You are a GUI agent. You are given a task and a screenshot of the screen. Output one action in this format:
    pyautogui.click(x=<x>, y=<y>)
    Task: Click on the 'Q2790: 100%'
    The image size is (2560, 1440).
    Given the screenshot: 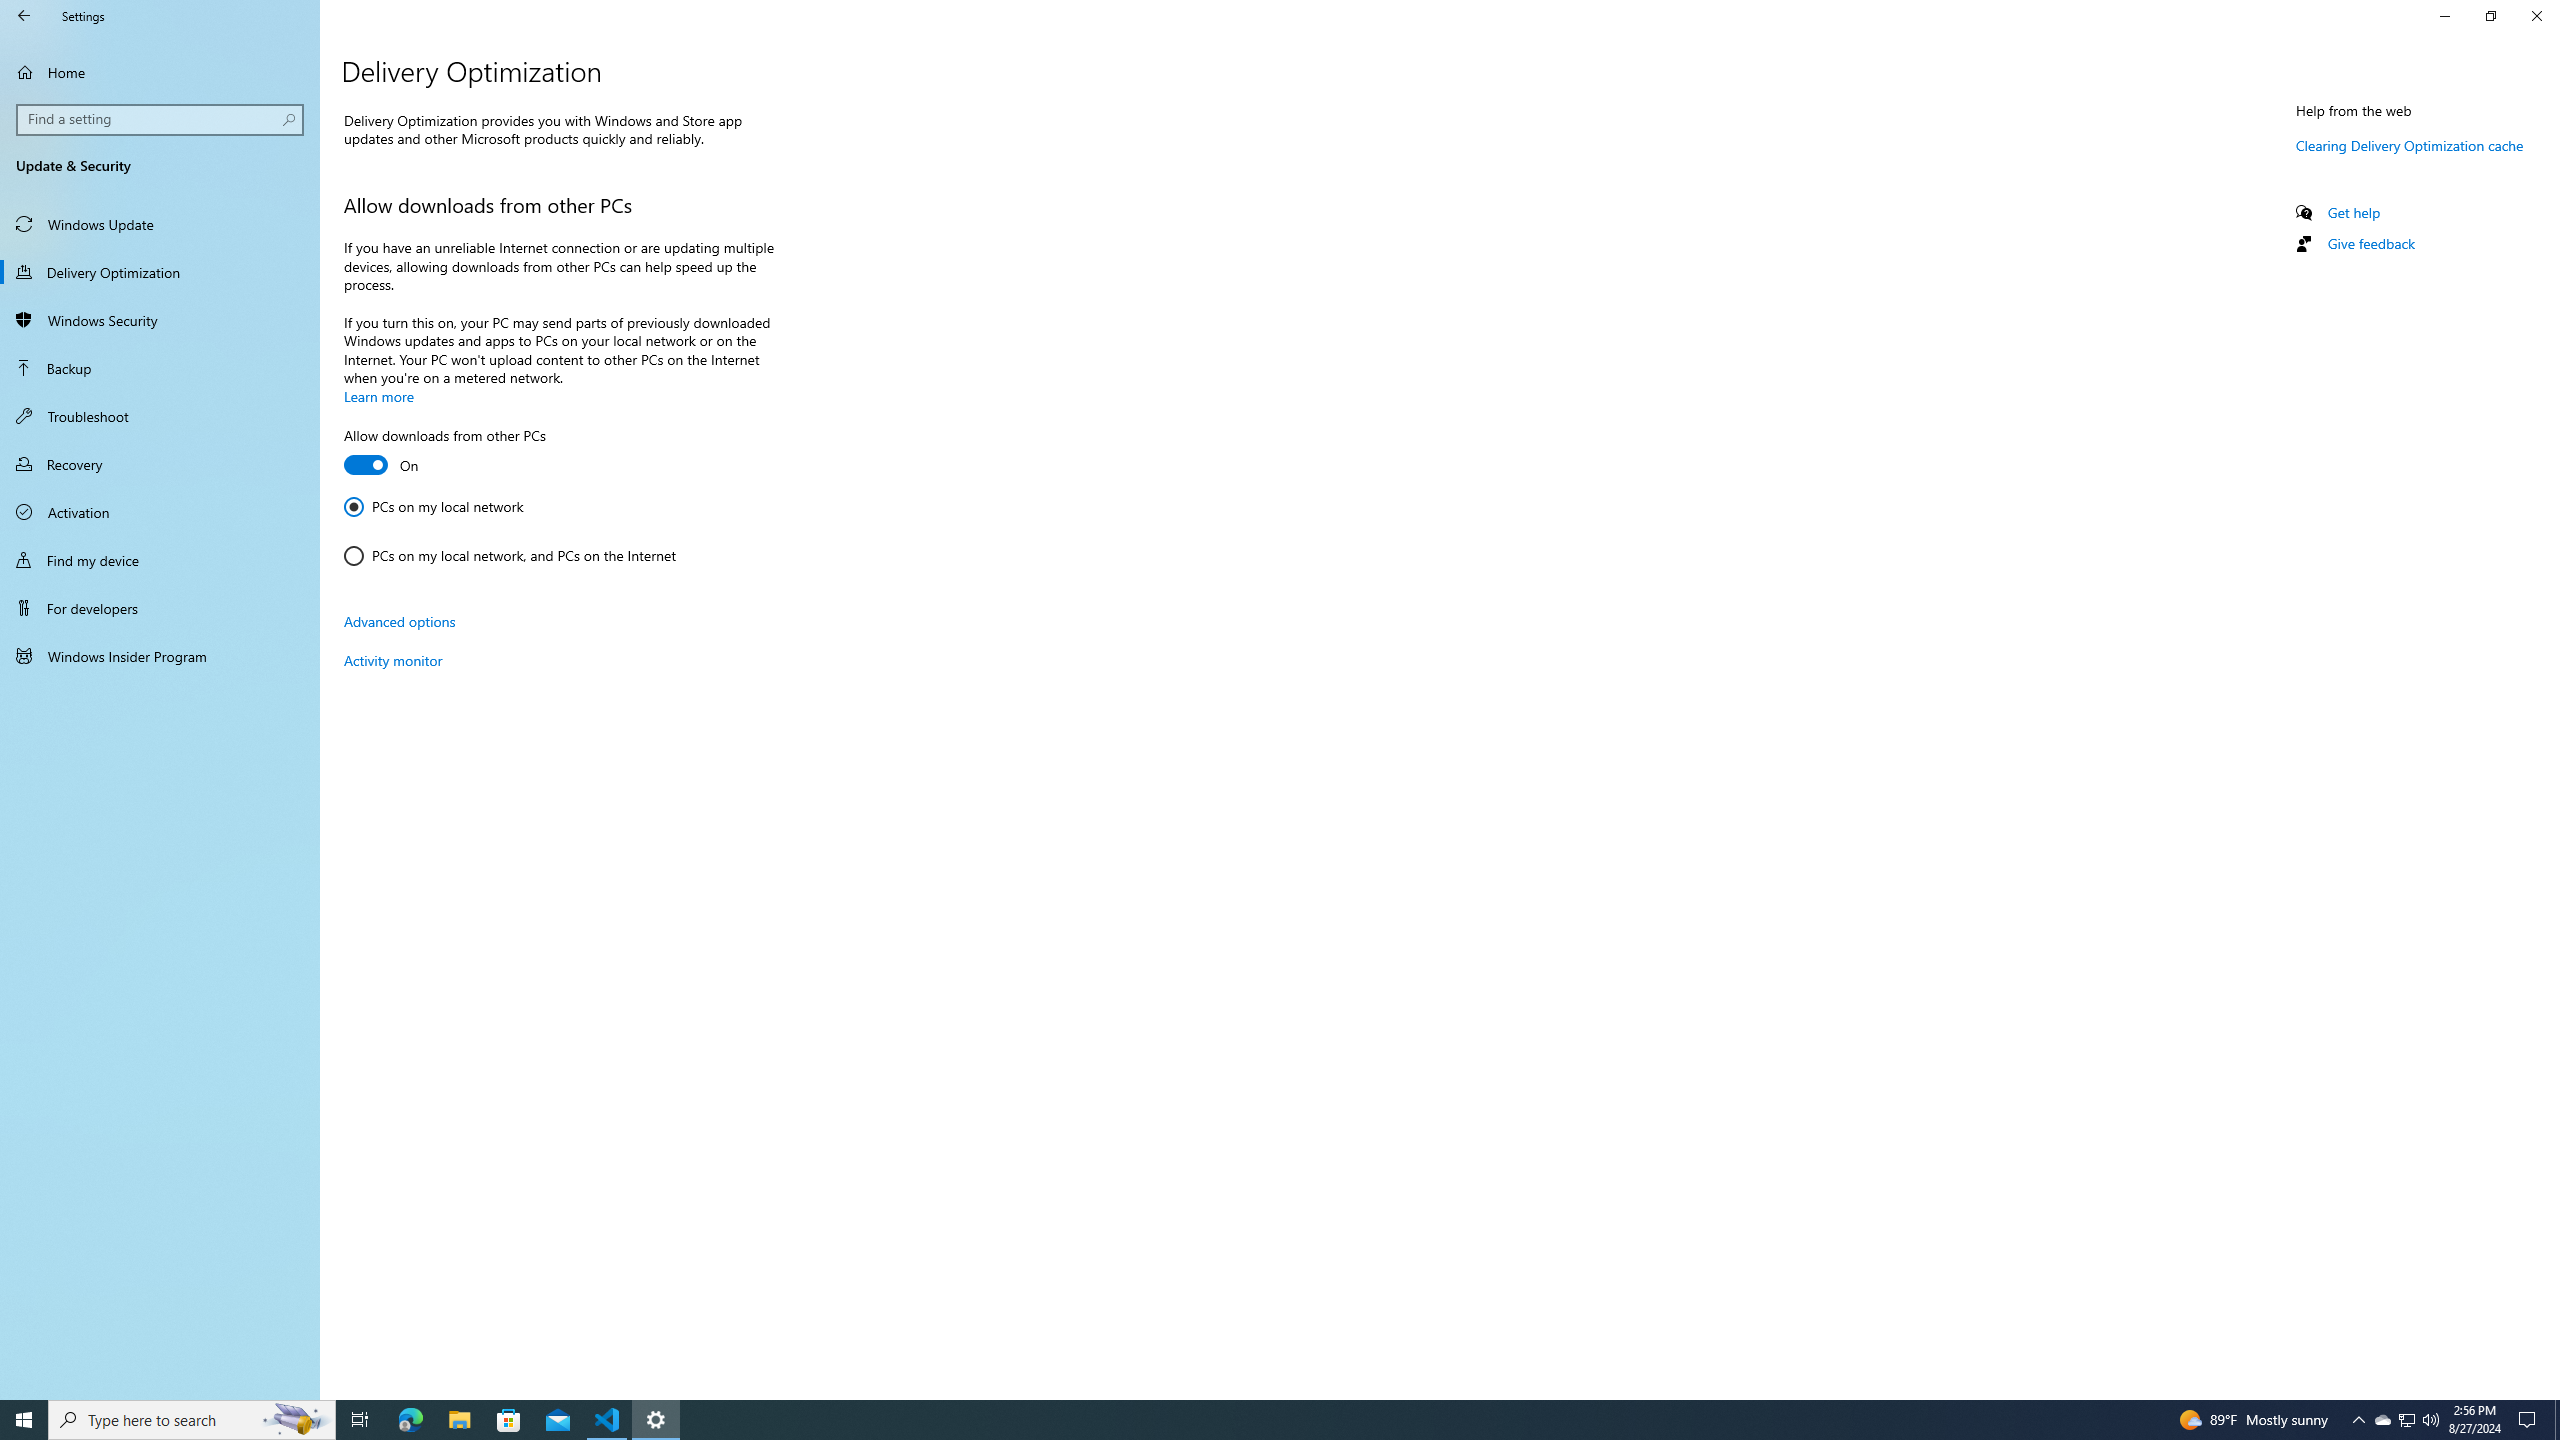 What is the action you would take?
    pyautogui.click(x=2429, y=1418)
    